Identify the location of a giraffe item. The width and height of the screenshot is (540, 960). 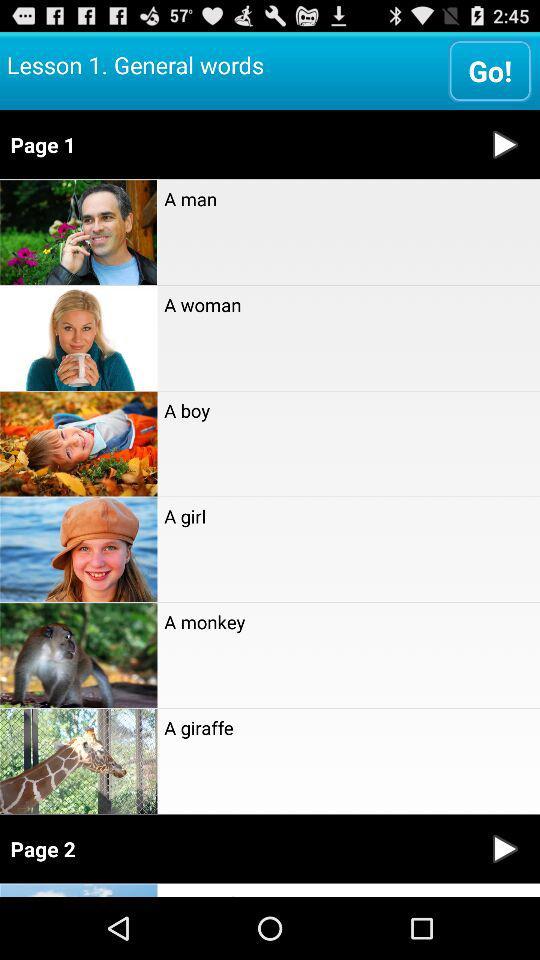
(347, 726).